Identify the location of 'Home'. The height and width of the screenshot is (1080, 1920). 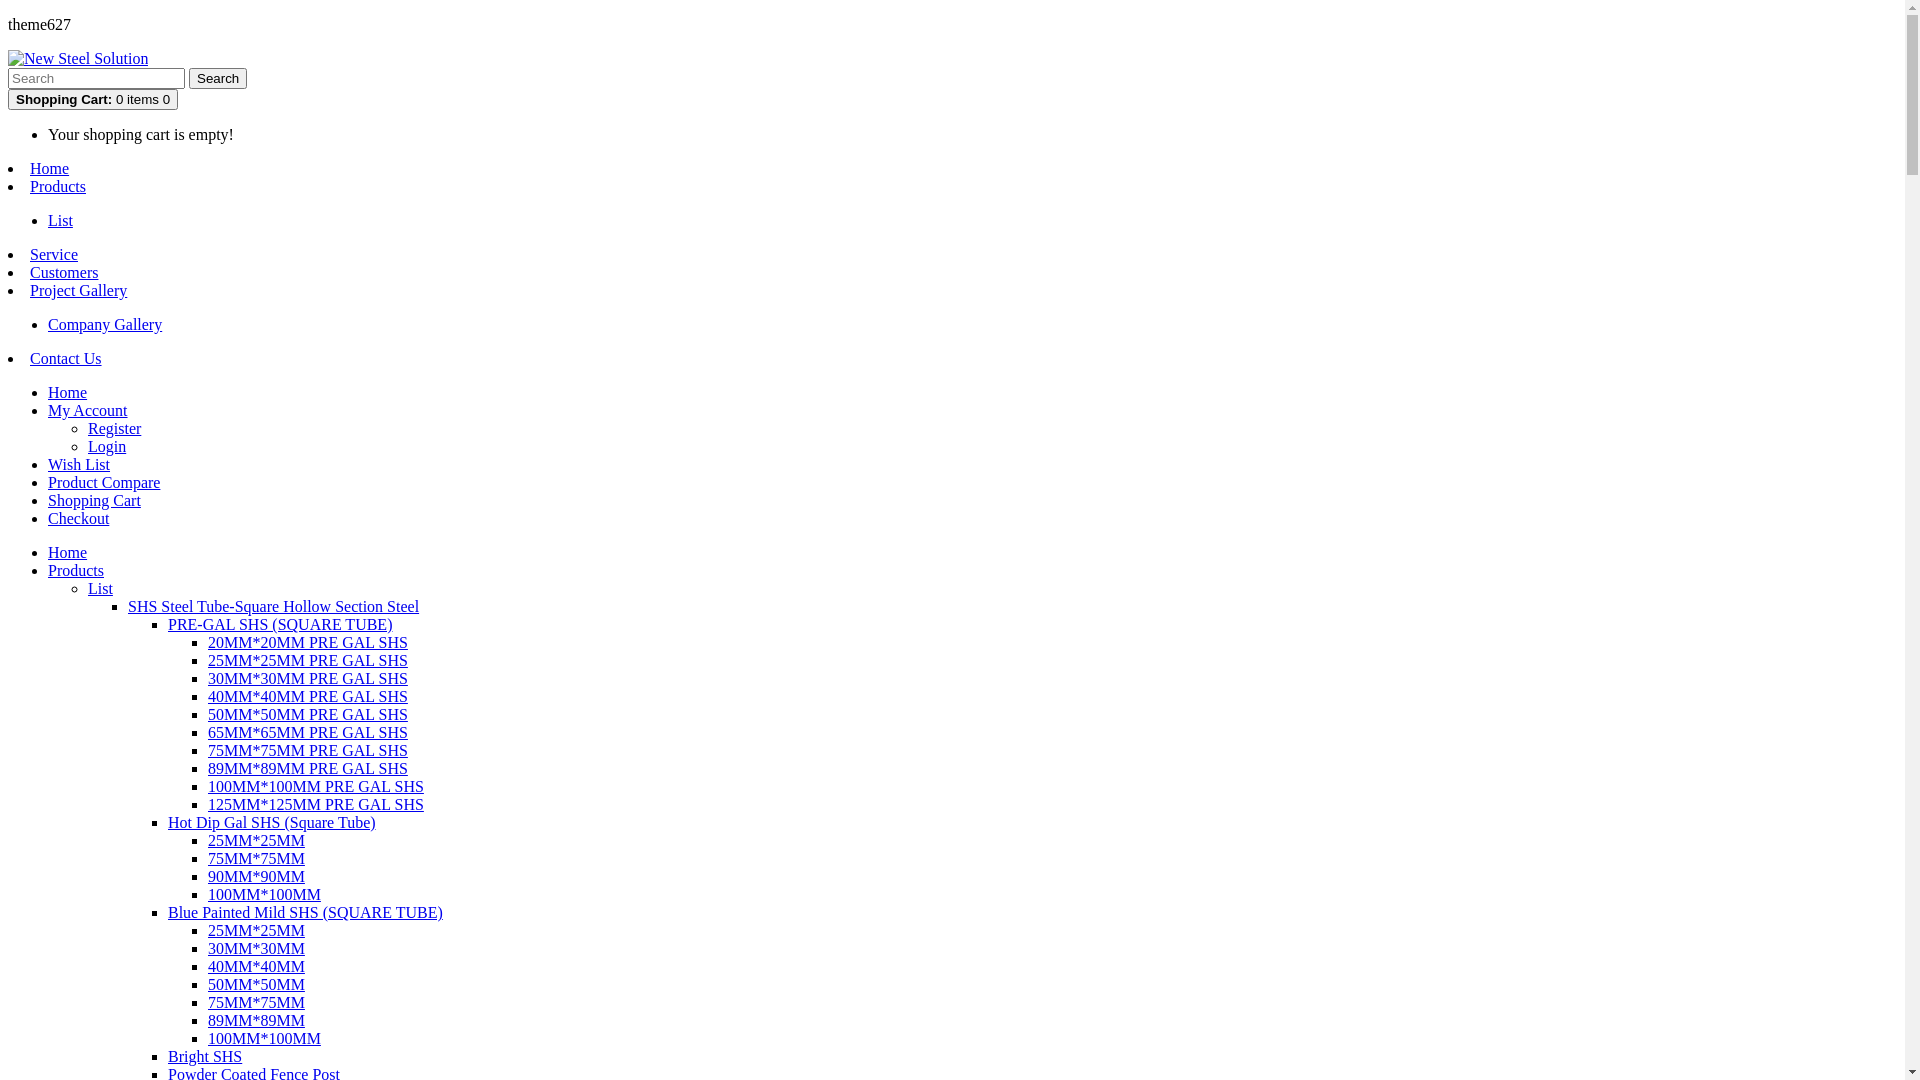
(49, 167).